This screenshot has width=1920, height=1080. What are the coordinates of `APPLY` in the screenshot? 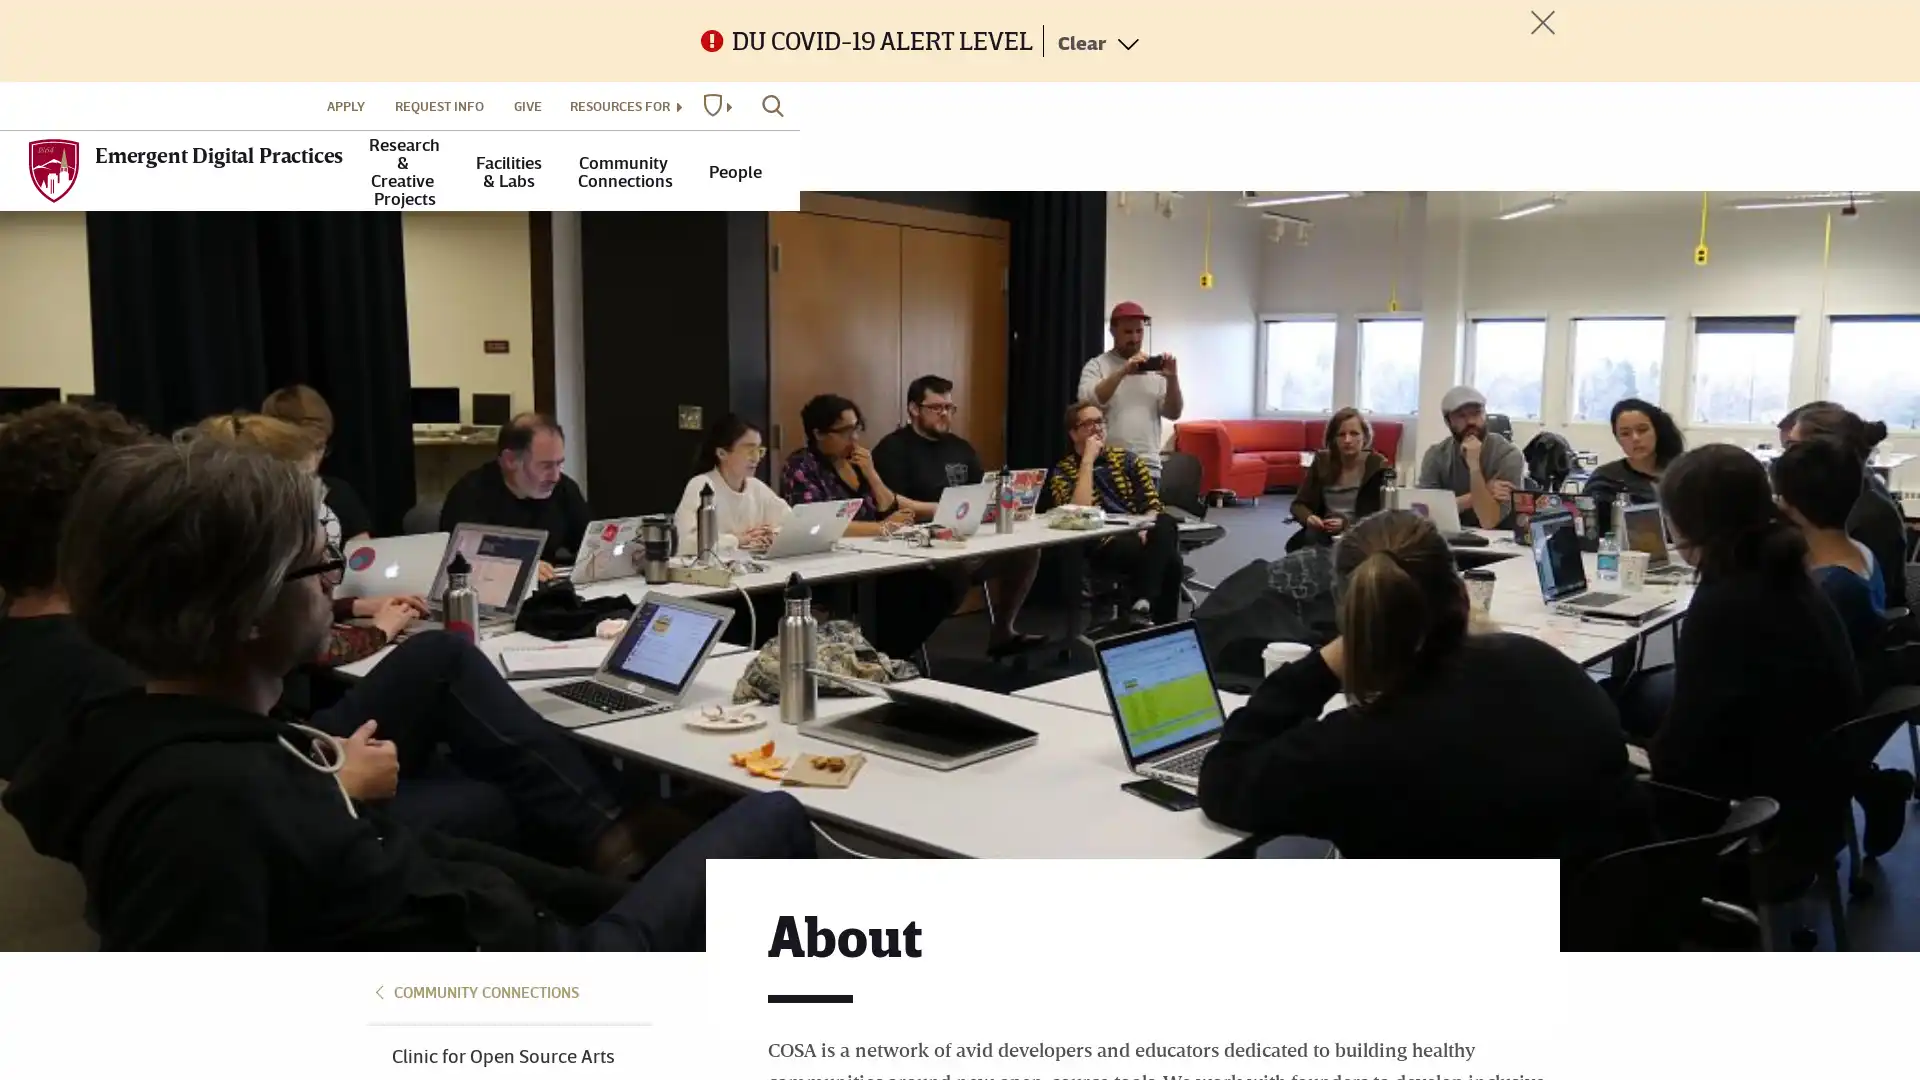 It's located at (1104, 105).